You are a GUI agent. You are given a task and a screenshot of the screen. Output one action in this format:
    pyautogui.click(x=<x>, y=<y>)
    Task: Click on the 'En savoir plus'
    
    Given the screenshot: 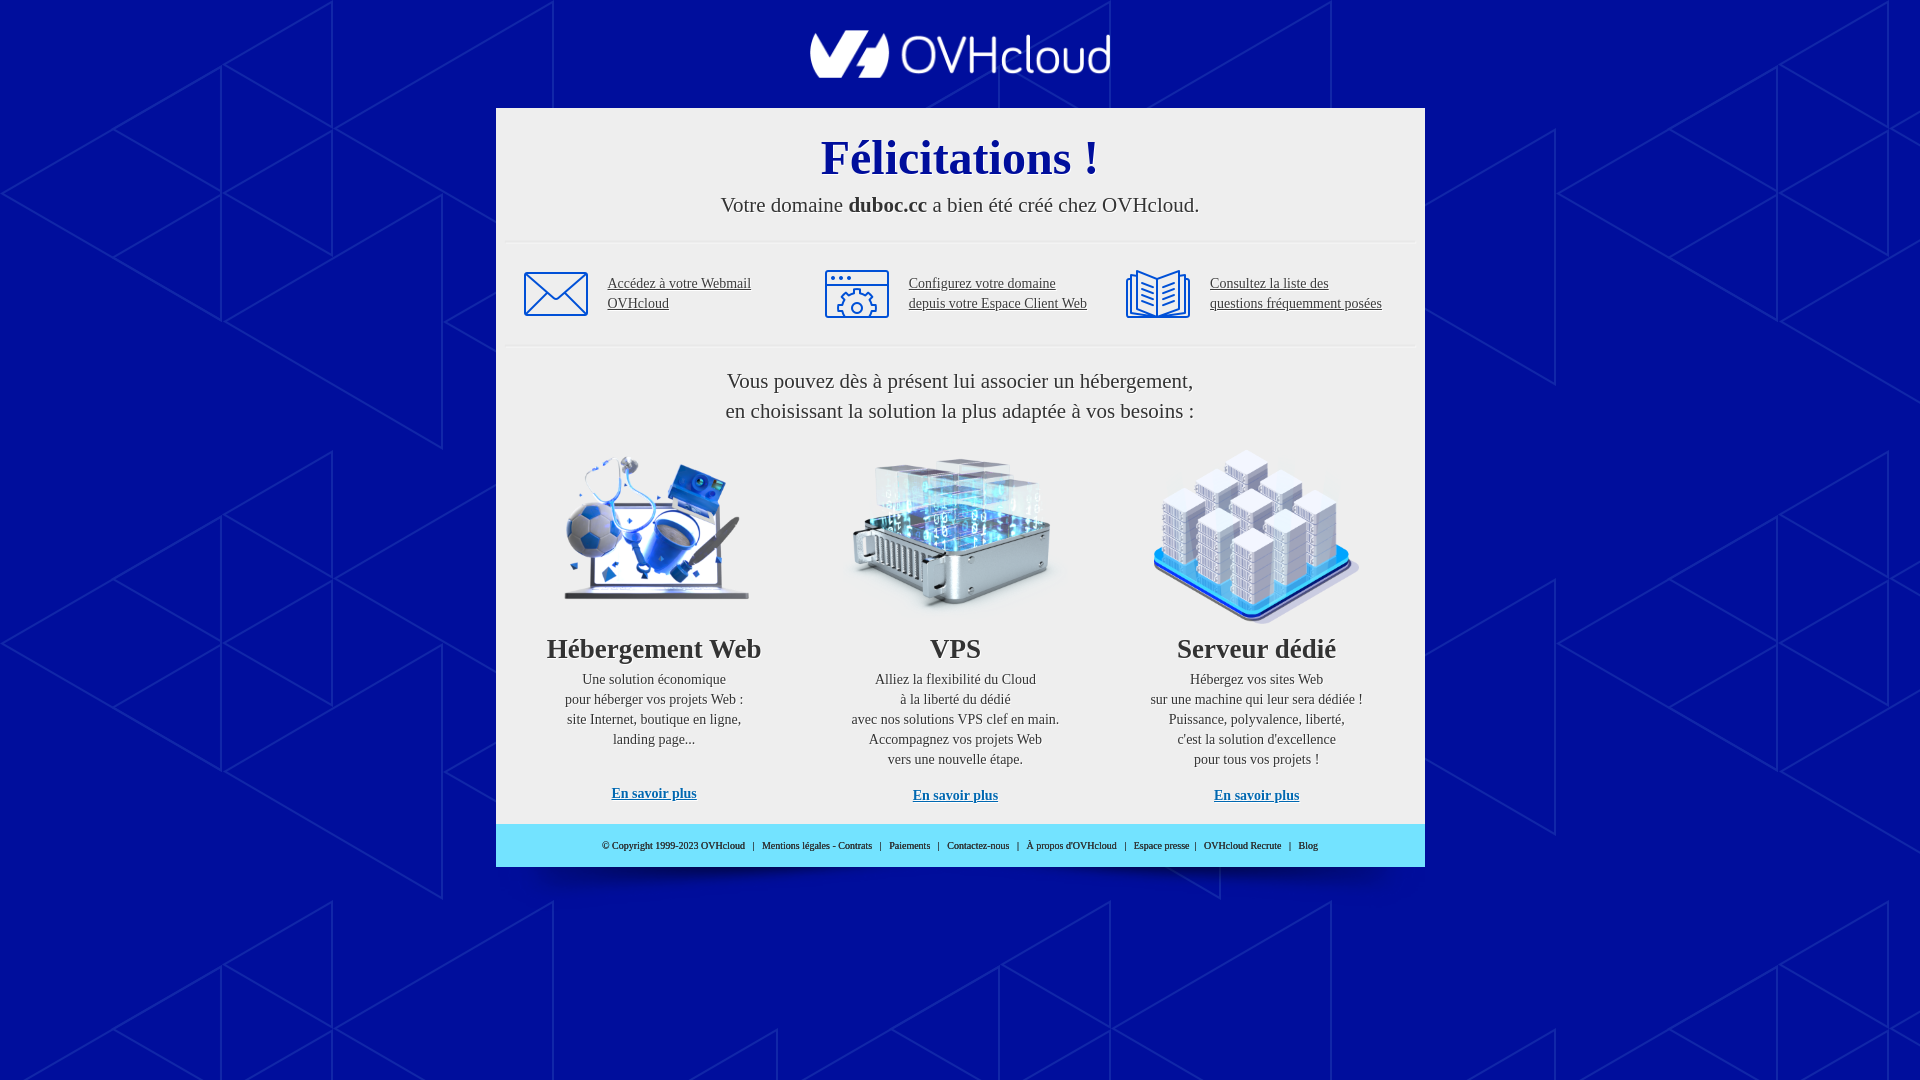 What is the action you would take?
    pyautogui.click(x=653, y=792)
    